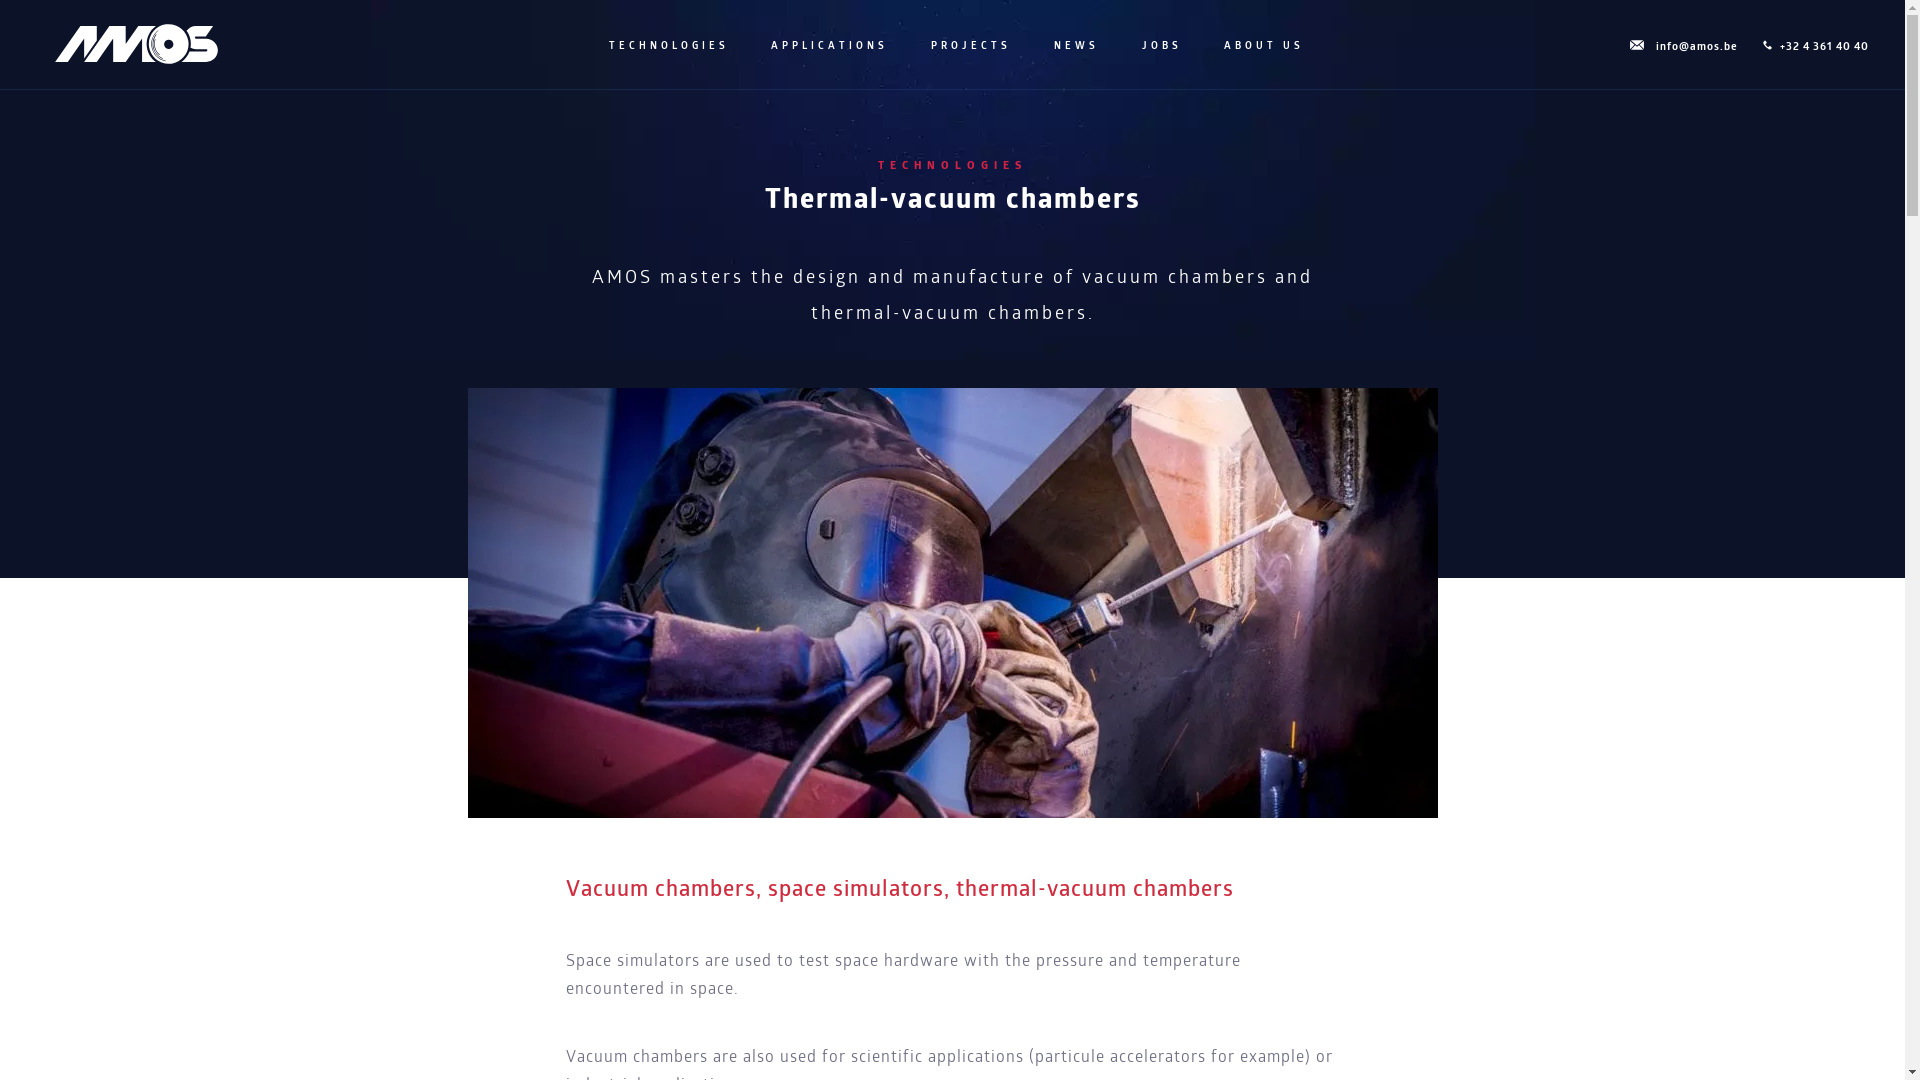  I want to click on 'ABOUT US', so click(1261, 45).